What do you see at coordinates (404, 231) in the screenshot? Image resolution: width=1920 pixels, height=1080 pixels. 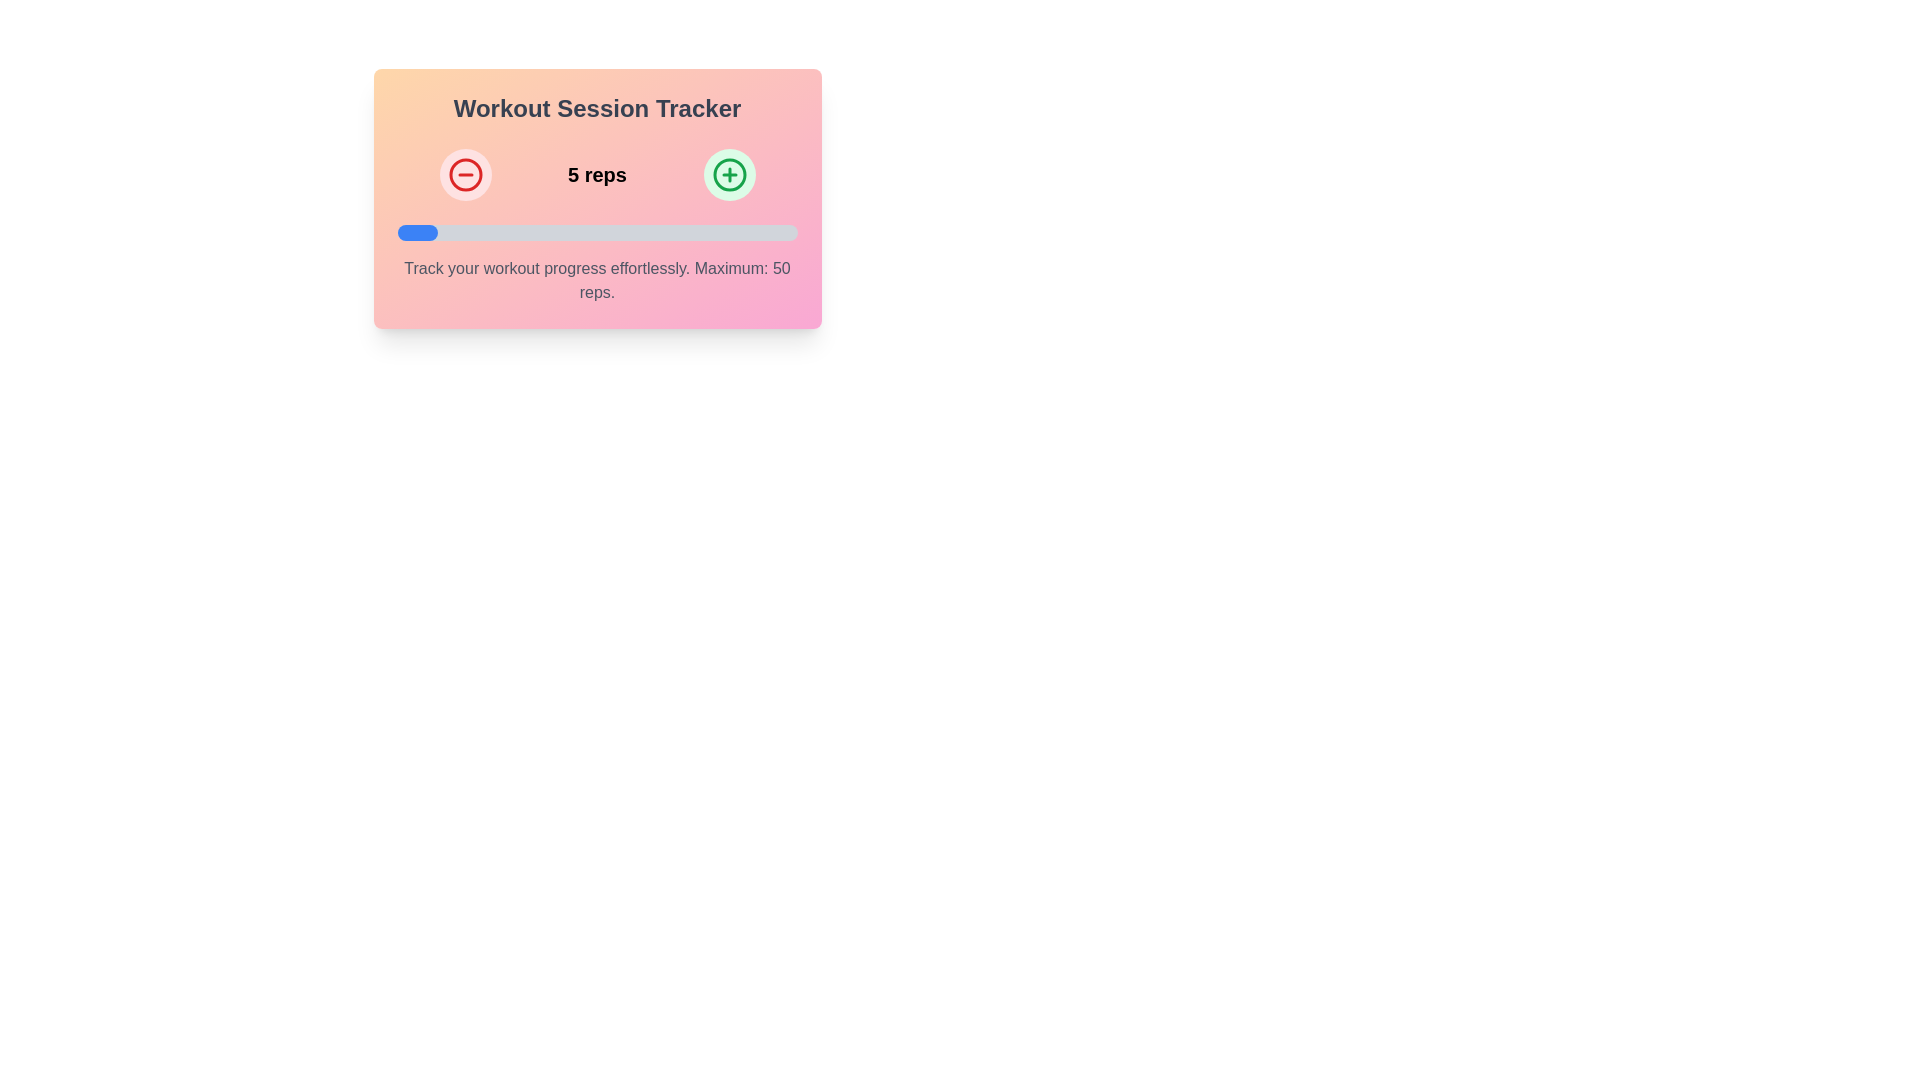 I see `the slider` at bounding box center [404, 231].